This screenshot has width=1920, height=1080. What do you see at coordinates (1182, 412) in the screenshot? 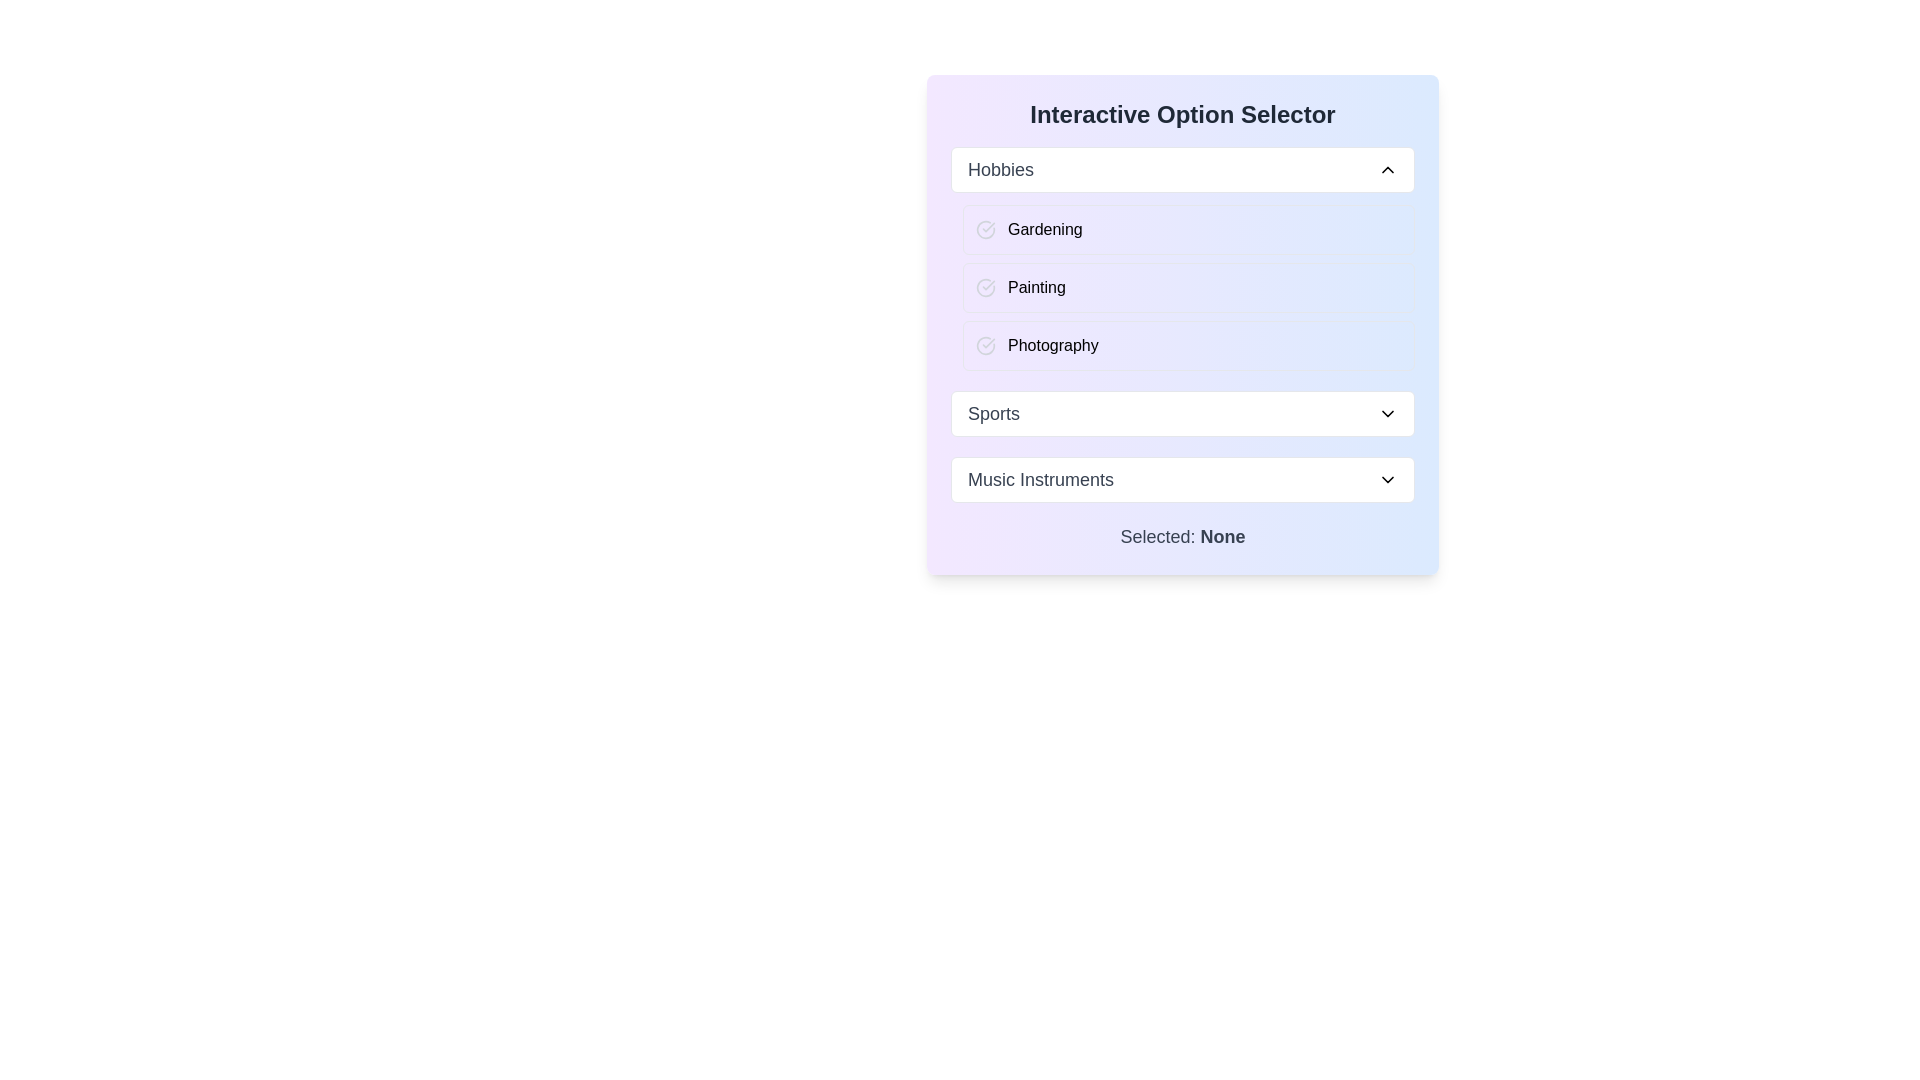
I see `the Dropdown trigger element labeled 'Sports'` at bounding box center [1182, 412].